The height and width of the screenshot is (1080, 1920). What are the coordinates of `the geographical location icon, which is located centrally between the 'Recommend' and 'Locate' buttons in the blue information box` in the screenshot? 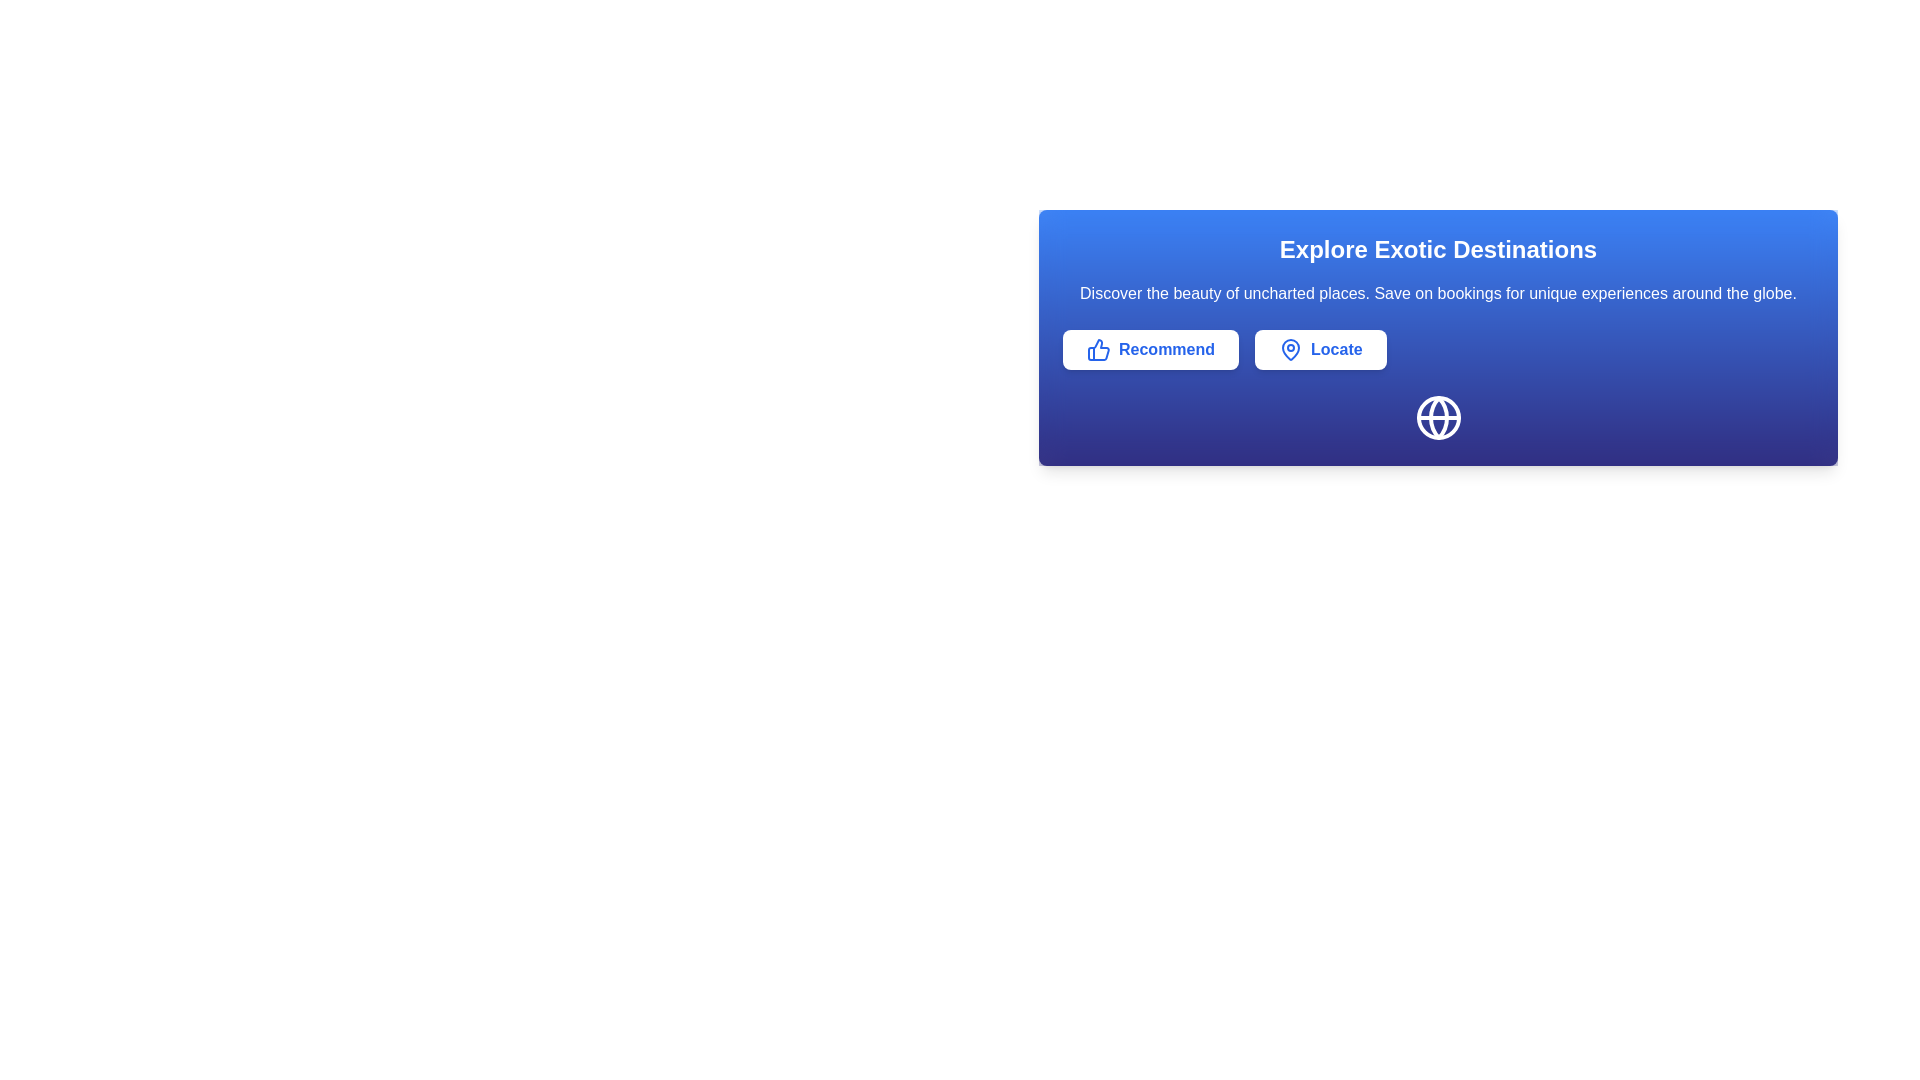 It's located at (1291, 349).